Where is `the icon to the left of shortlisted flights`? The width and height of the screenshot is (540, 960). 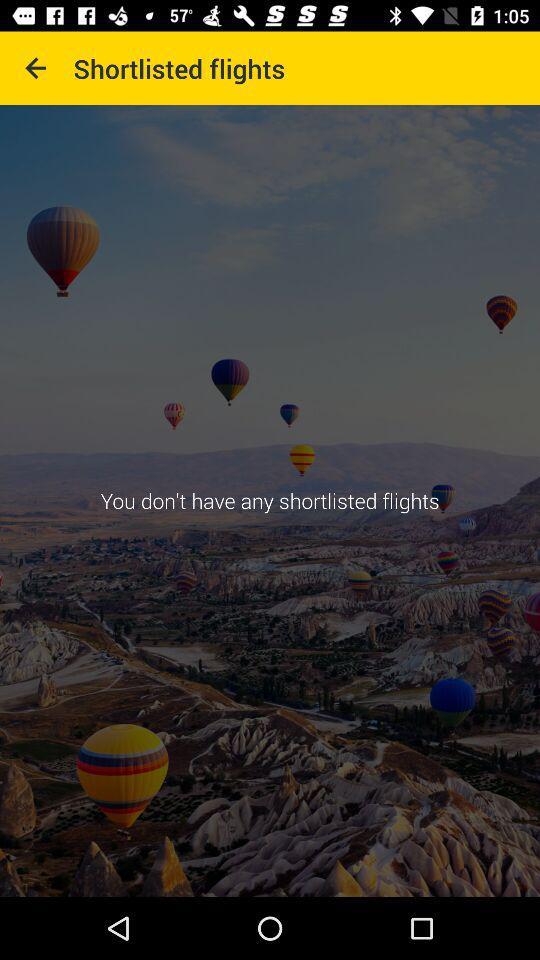
the icon to the left of shortlisted flights is located at coordinates (36, 68).